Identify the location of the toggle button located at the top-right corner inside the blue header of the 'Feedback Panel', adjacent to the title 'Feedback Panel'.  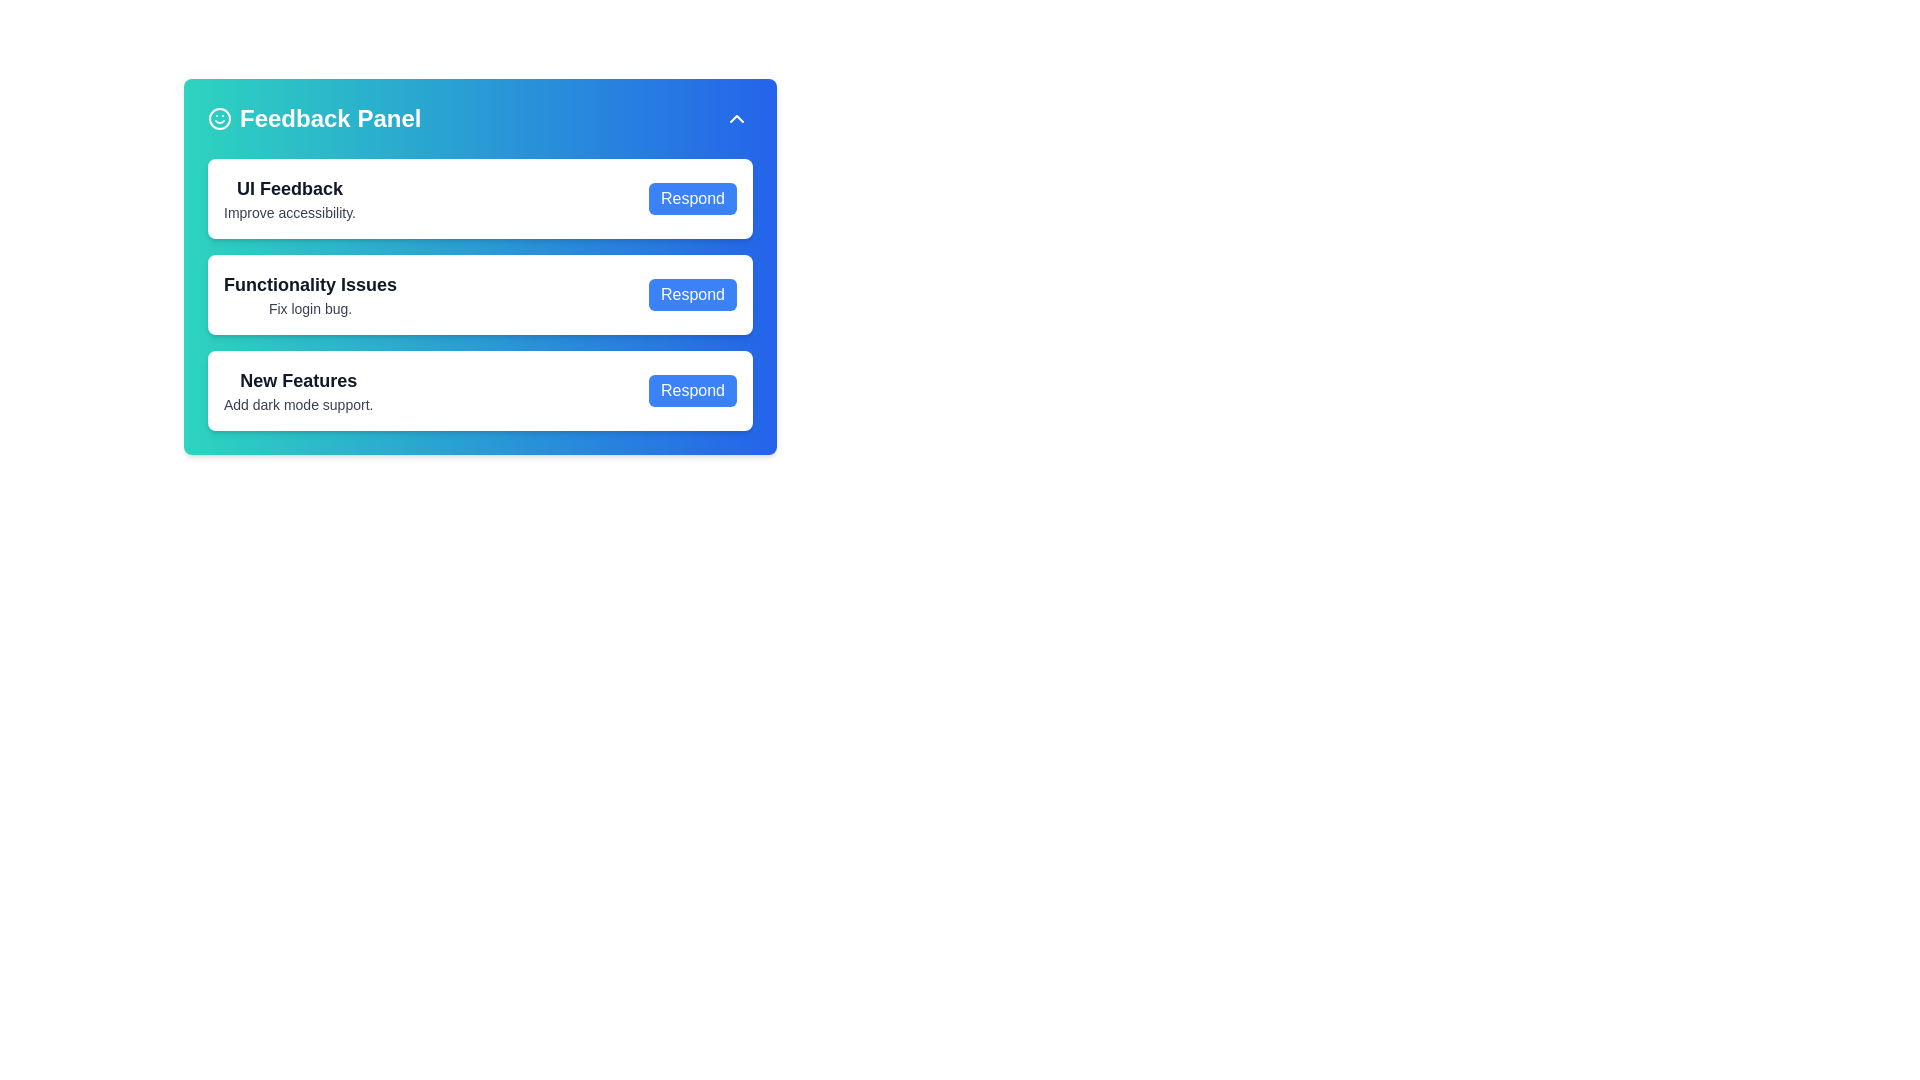
(736, 119).